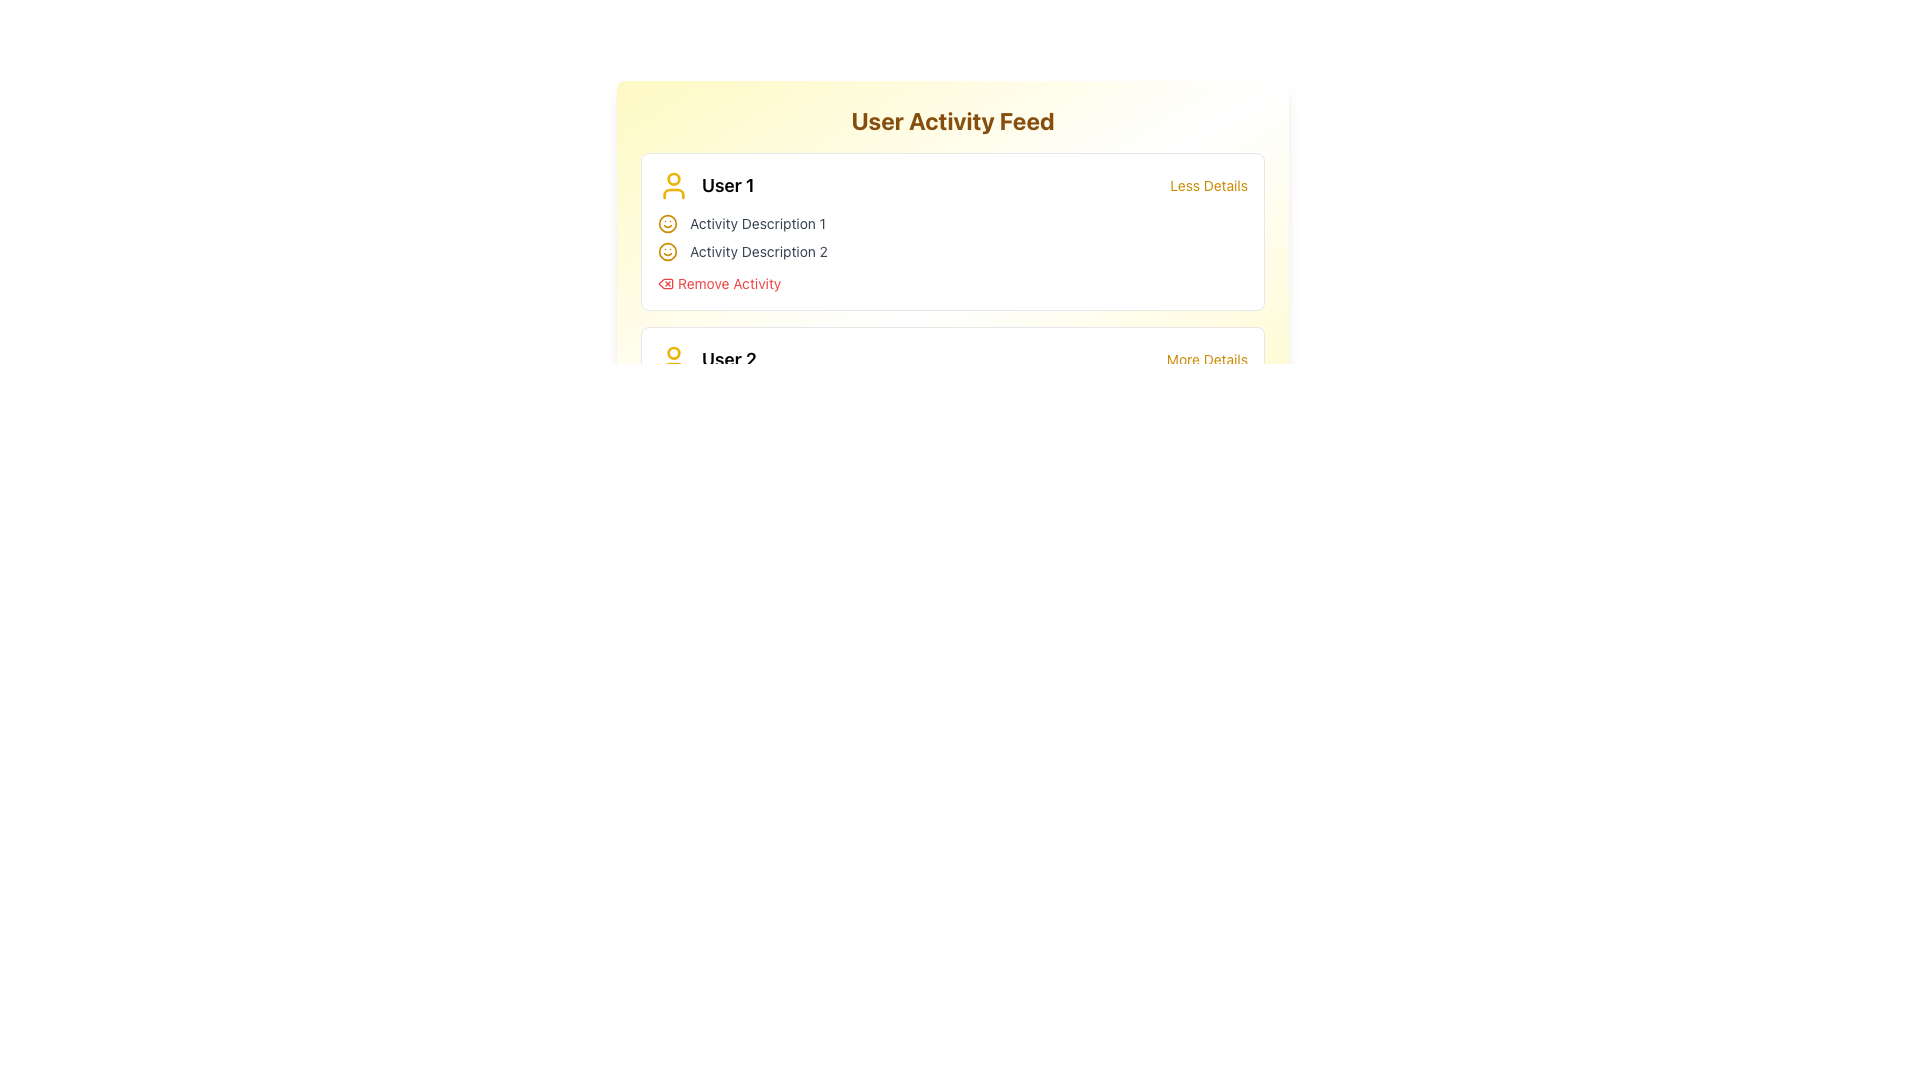  What do you see at coordinates (673, 352) in the screenshot?
I see `the small yellow circle representing the head of the user profile icon for 'User 1' in the 'User Activity Feed' section` at bounding box center [673, 352].